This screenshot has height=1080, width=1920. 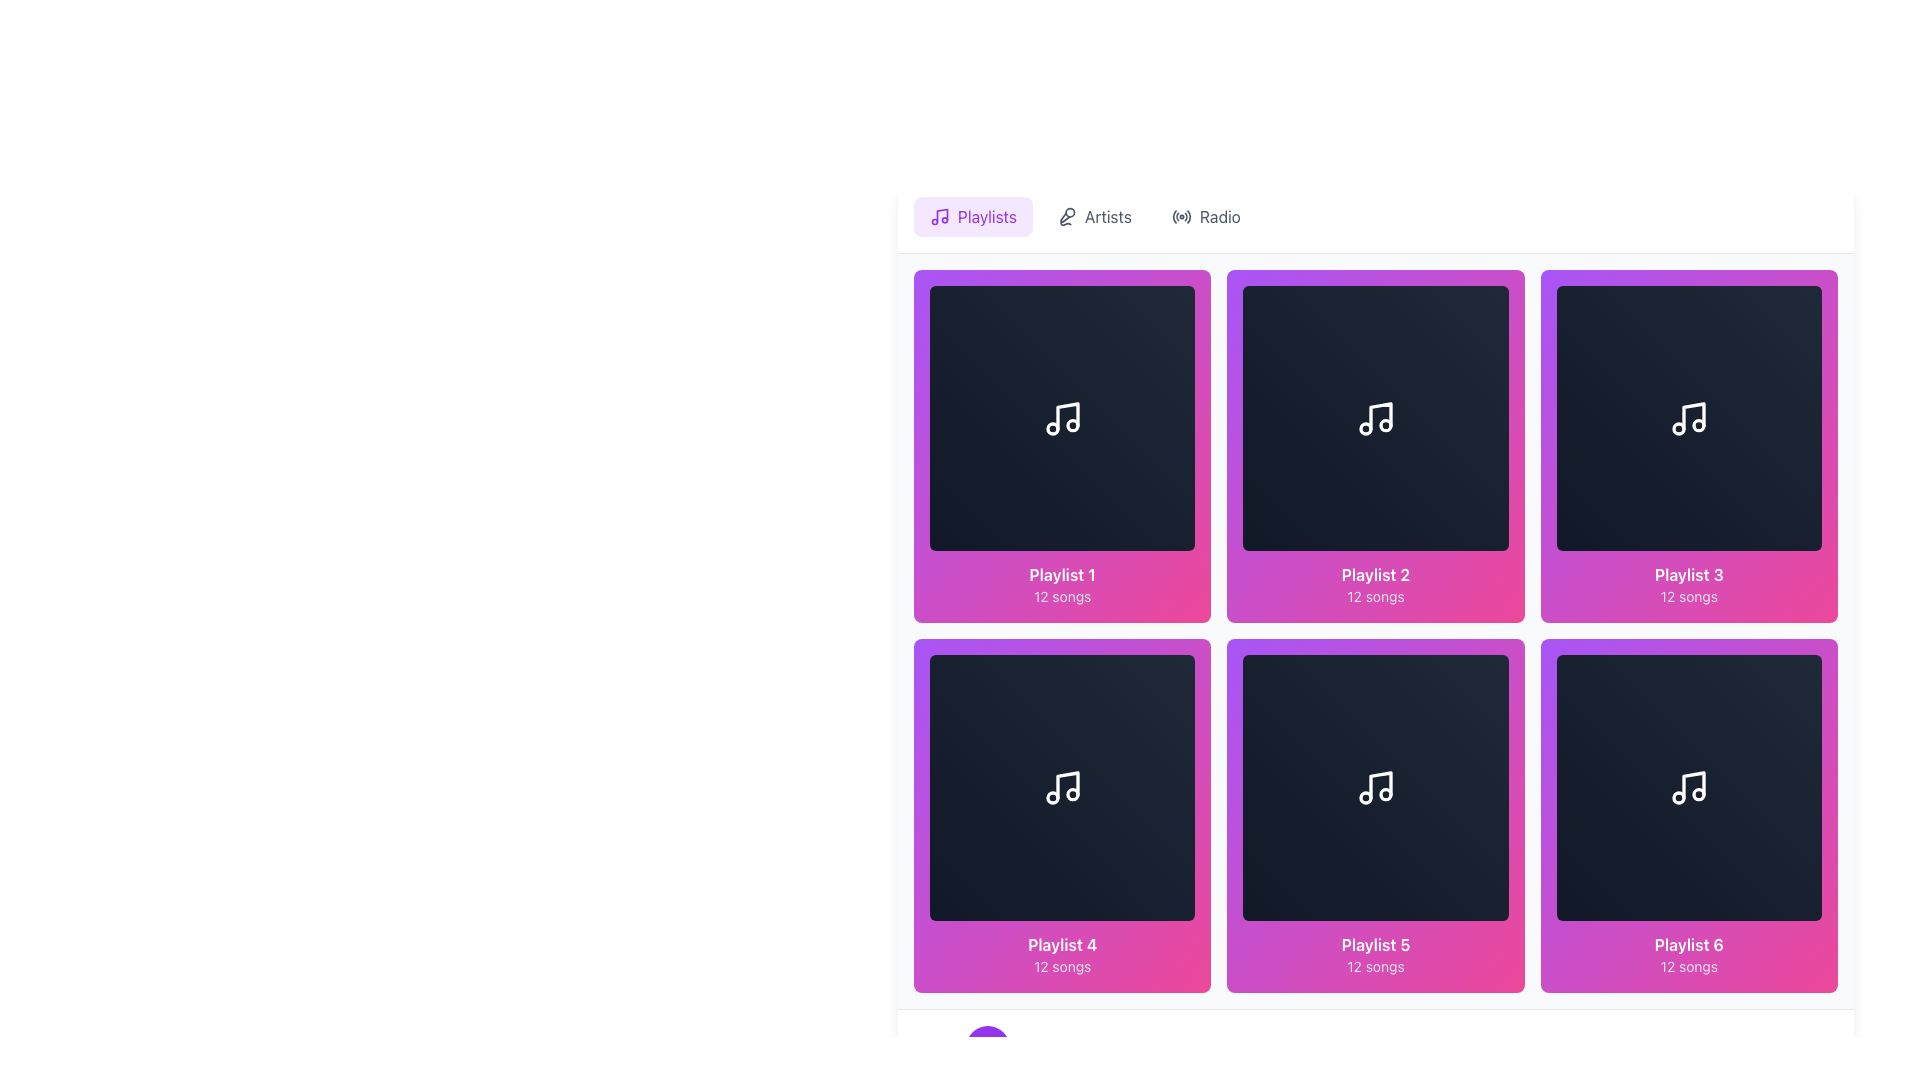 What do you see at coordinates (1679, 797) in the screenshot?
I see `the decorative circle within the 'Playlist 6' card, which is the second circular element in the music note icon` at bounding box center [1679, 797].